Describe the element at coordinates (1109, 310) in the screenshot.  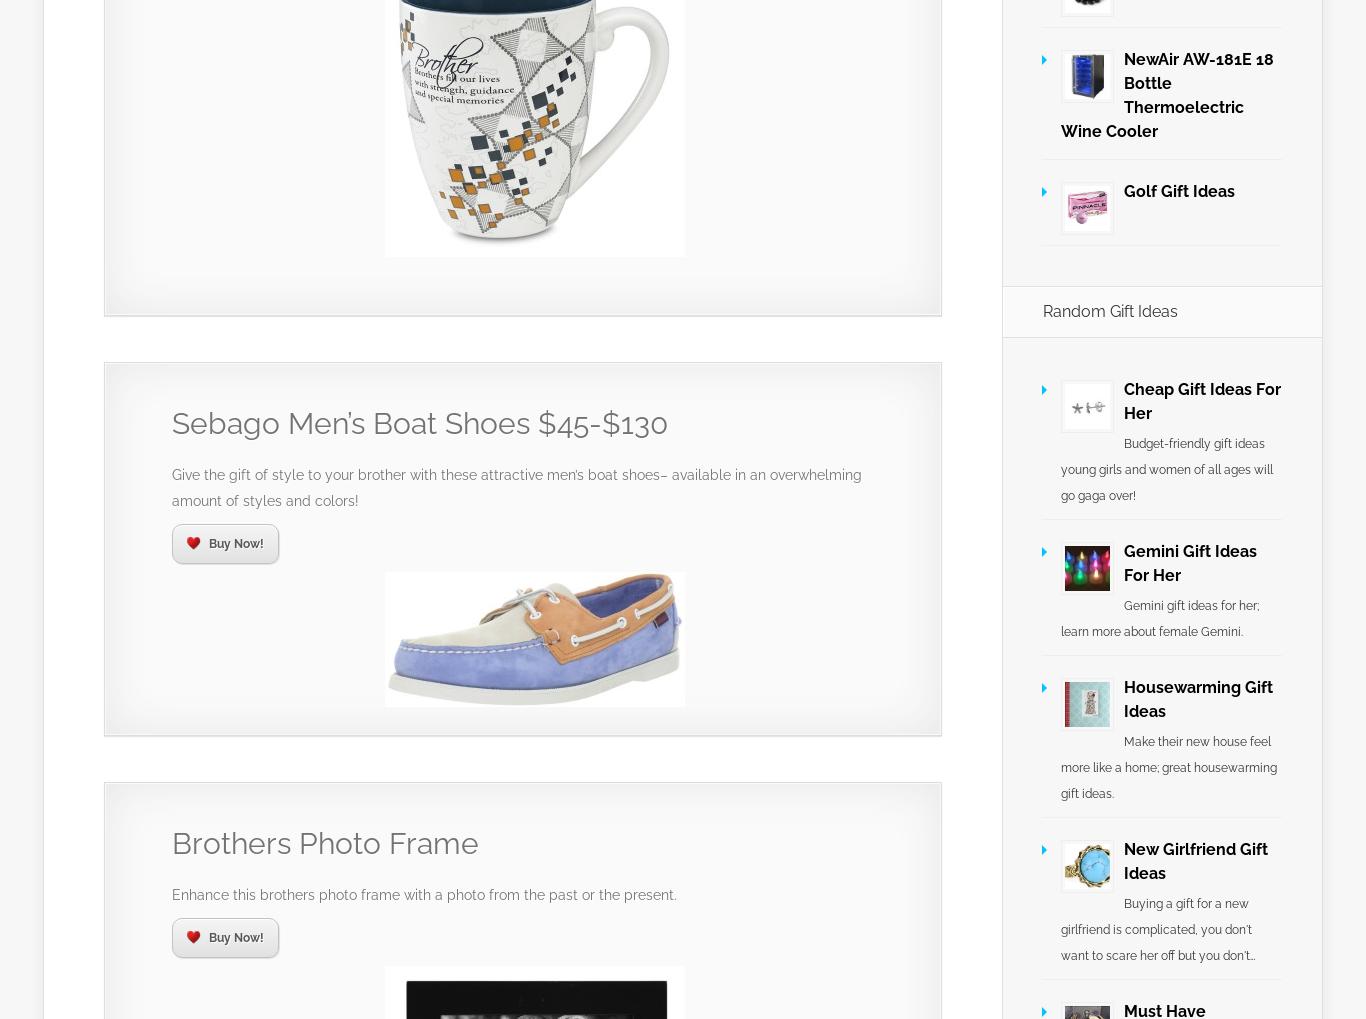
I see `'Random Gift Ideas'` at that location.